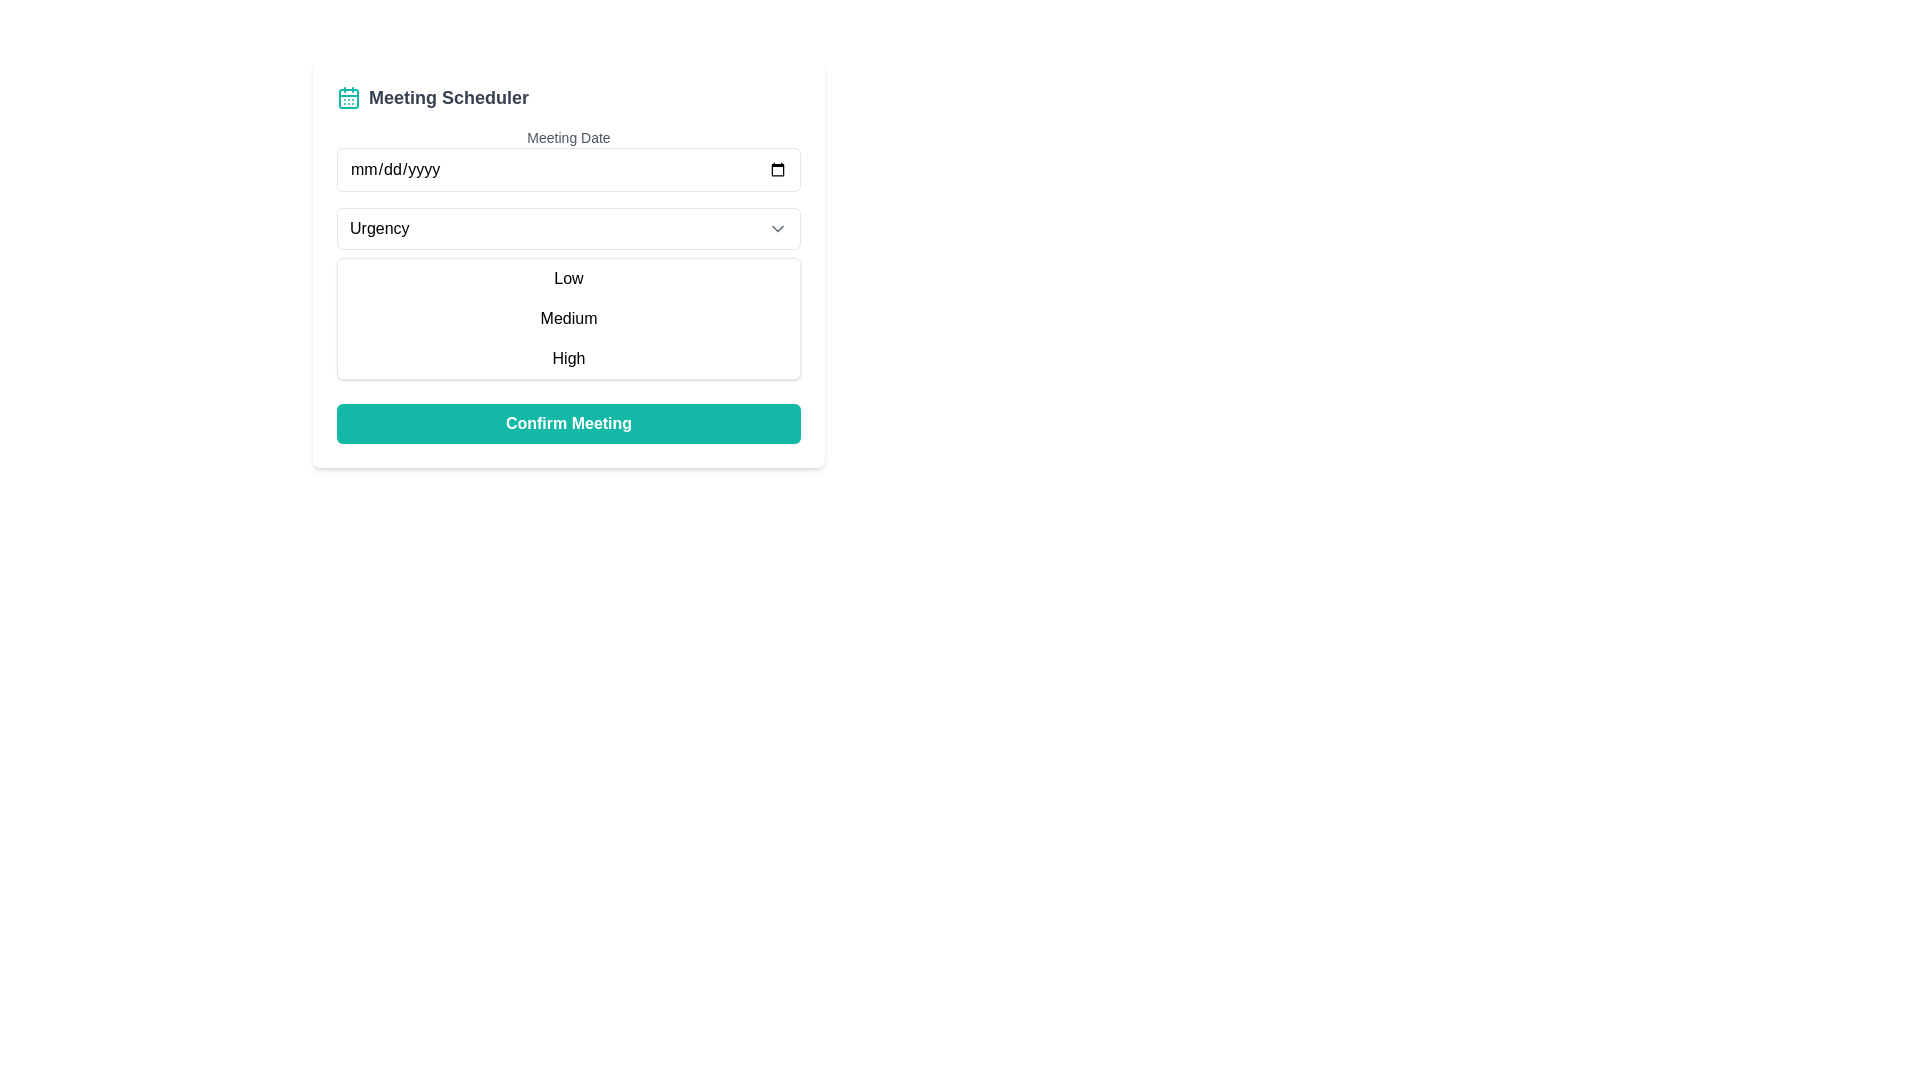  I want to click on the Label that describes the meeting date input field, which is located at the top of the form in the Meeting Scheduler interface, so click(568, 137).